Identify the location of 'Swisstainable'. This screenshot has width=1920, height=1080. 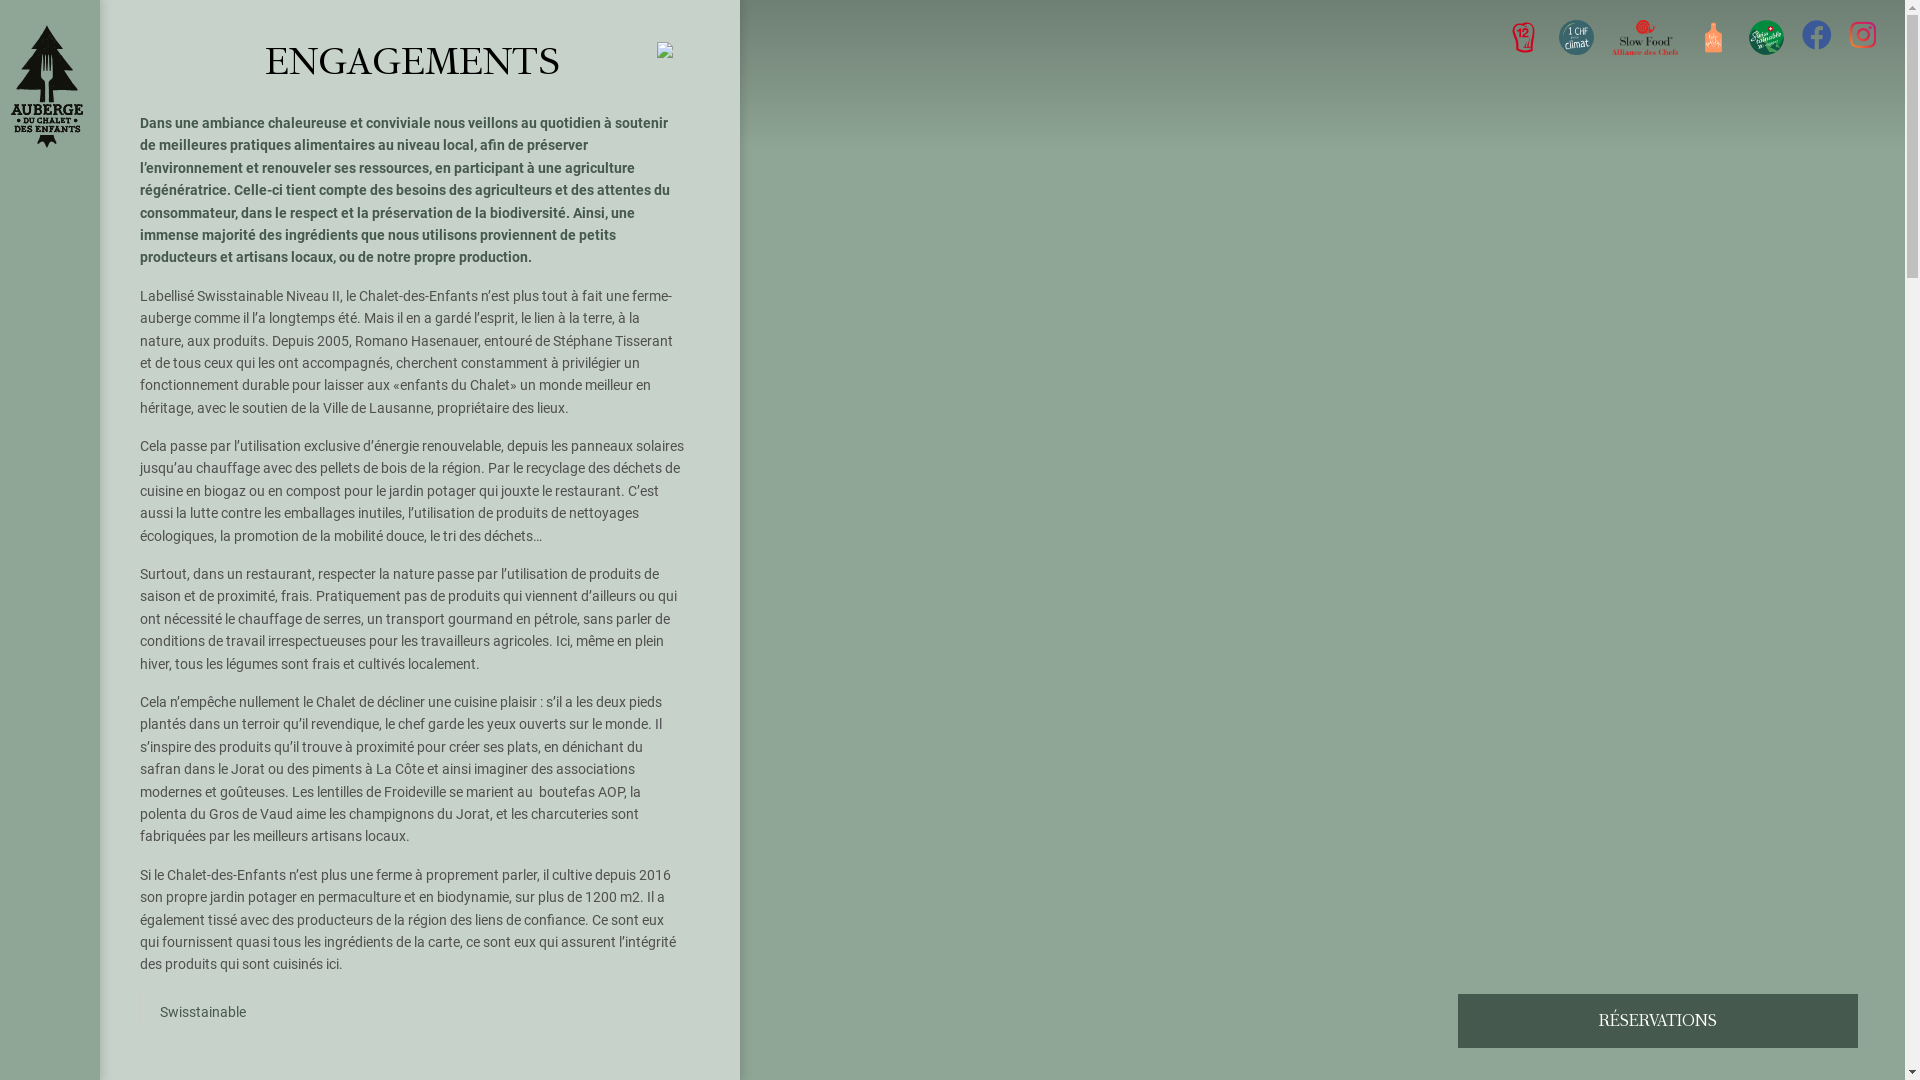
(202, 1011).